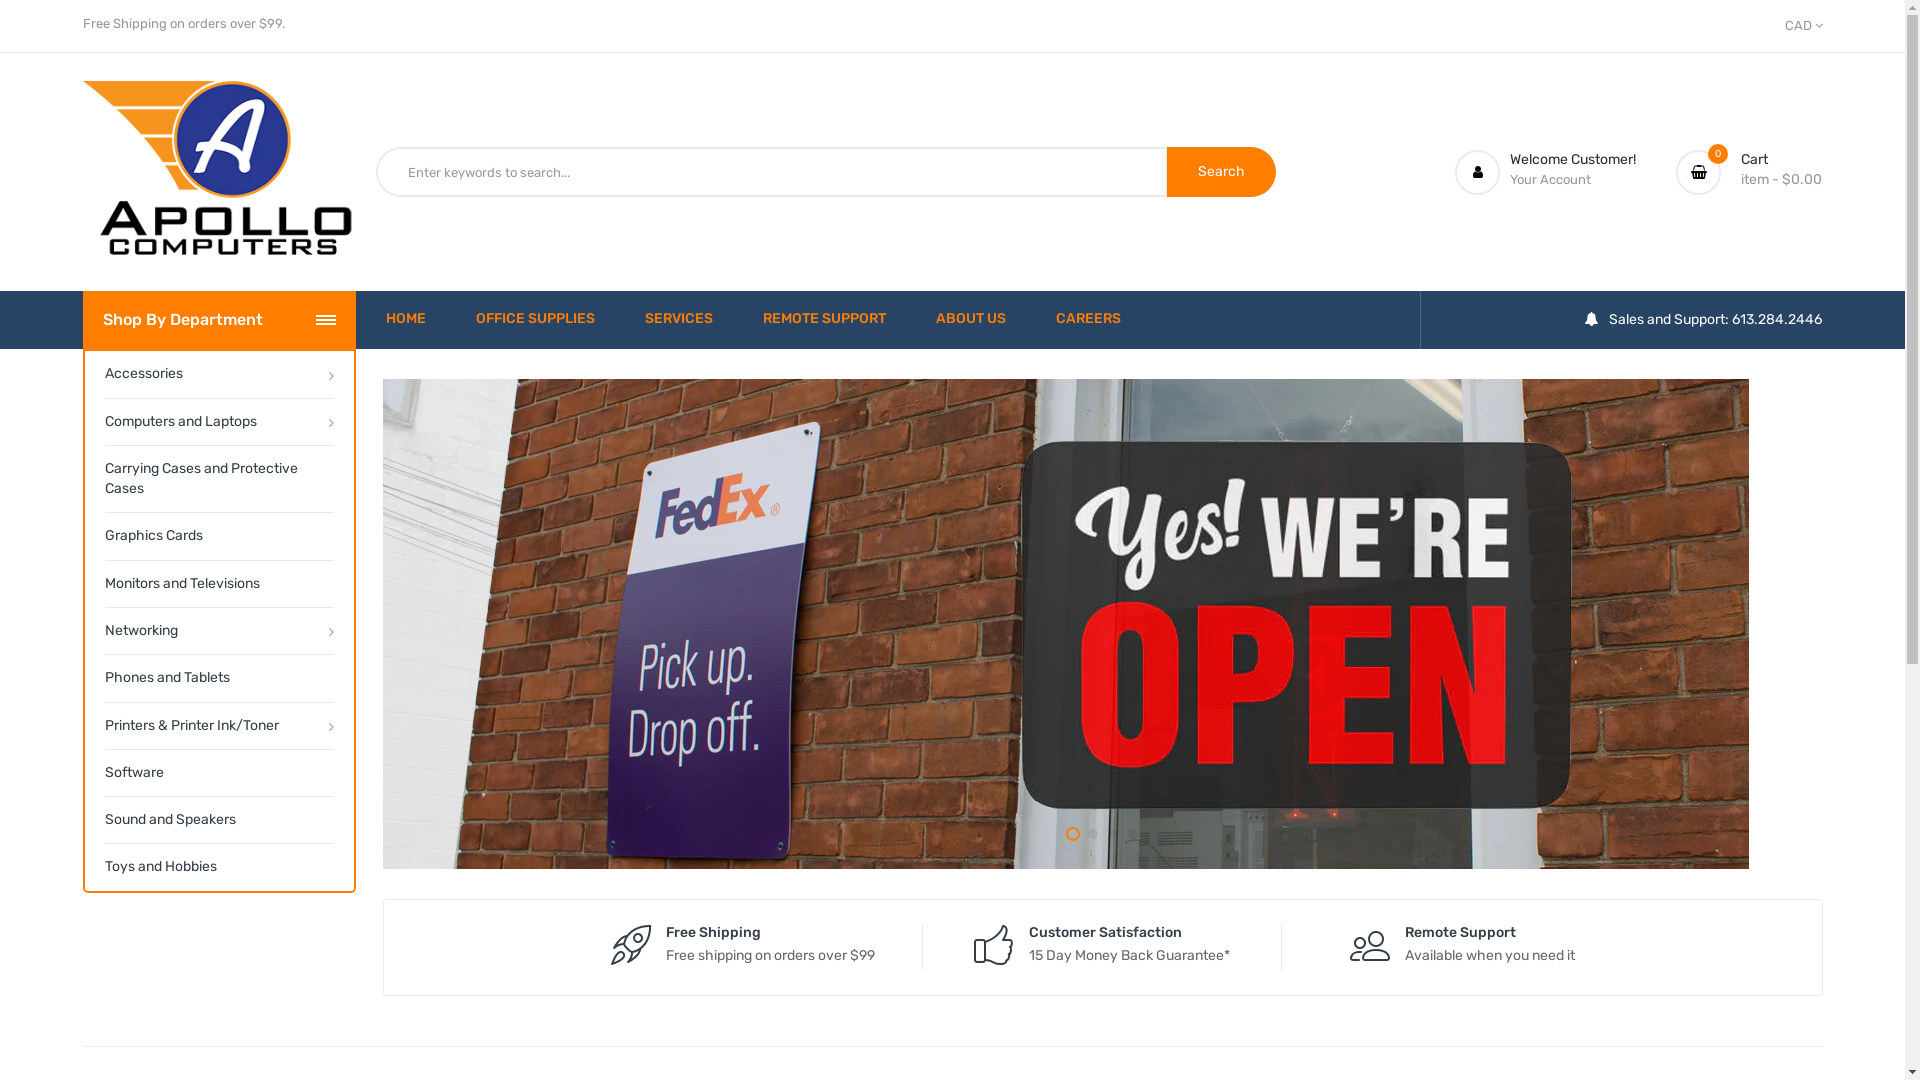  I want to click on 'ABOUT US', so click(970, 318).